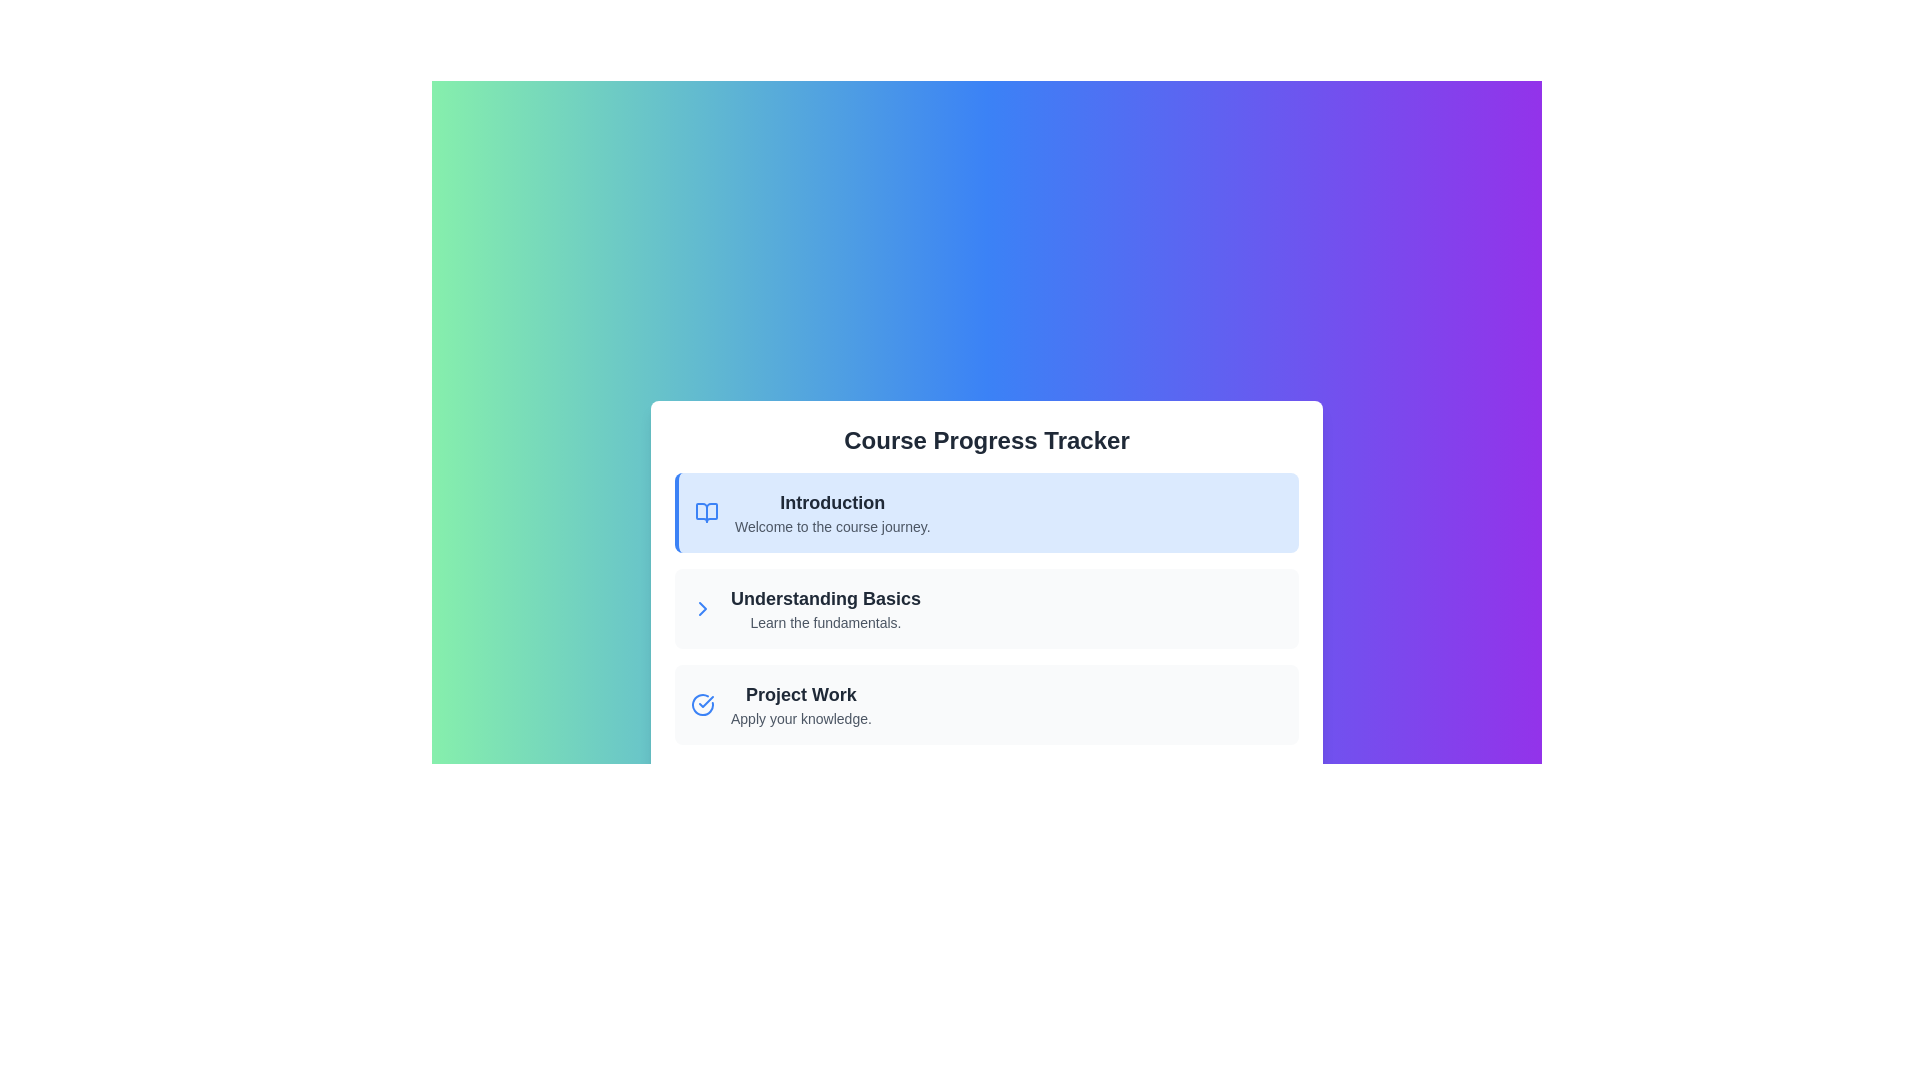  Describe the element at coordinates (702, 704) in the screenshot. I see `the Circular status indicator icon with a blue outline and checkmark inside it, located beside the 'Project Work' entry in the course tasks list` at that location.